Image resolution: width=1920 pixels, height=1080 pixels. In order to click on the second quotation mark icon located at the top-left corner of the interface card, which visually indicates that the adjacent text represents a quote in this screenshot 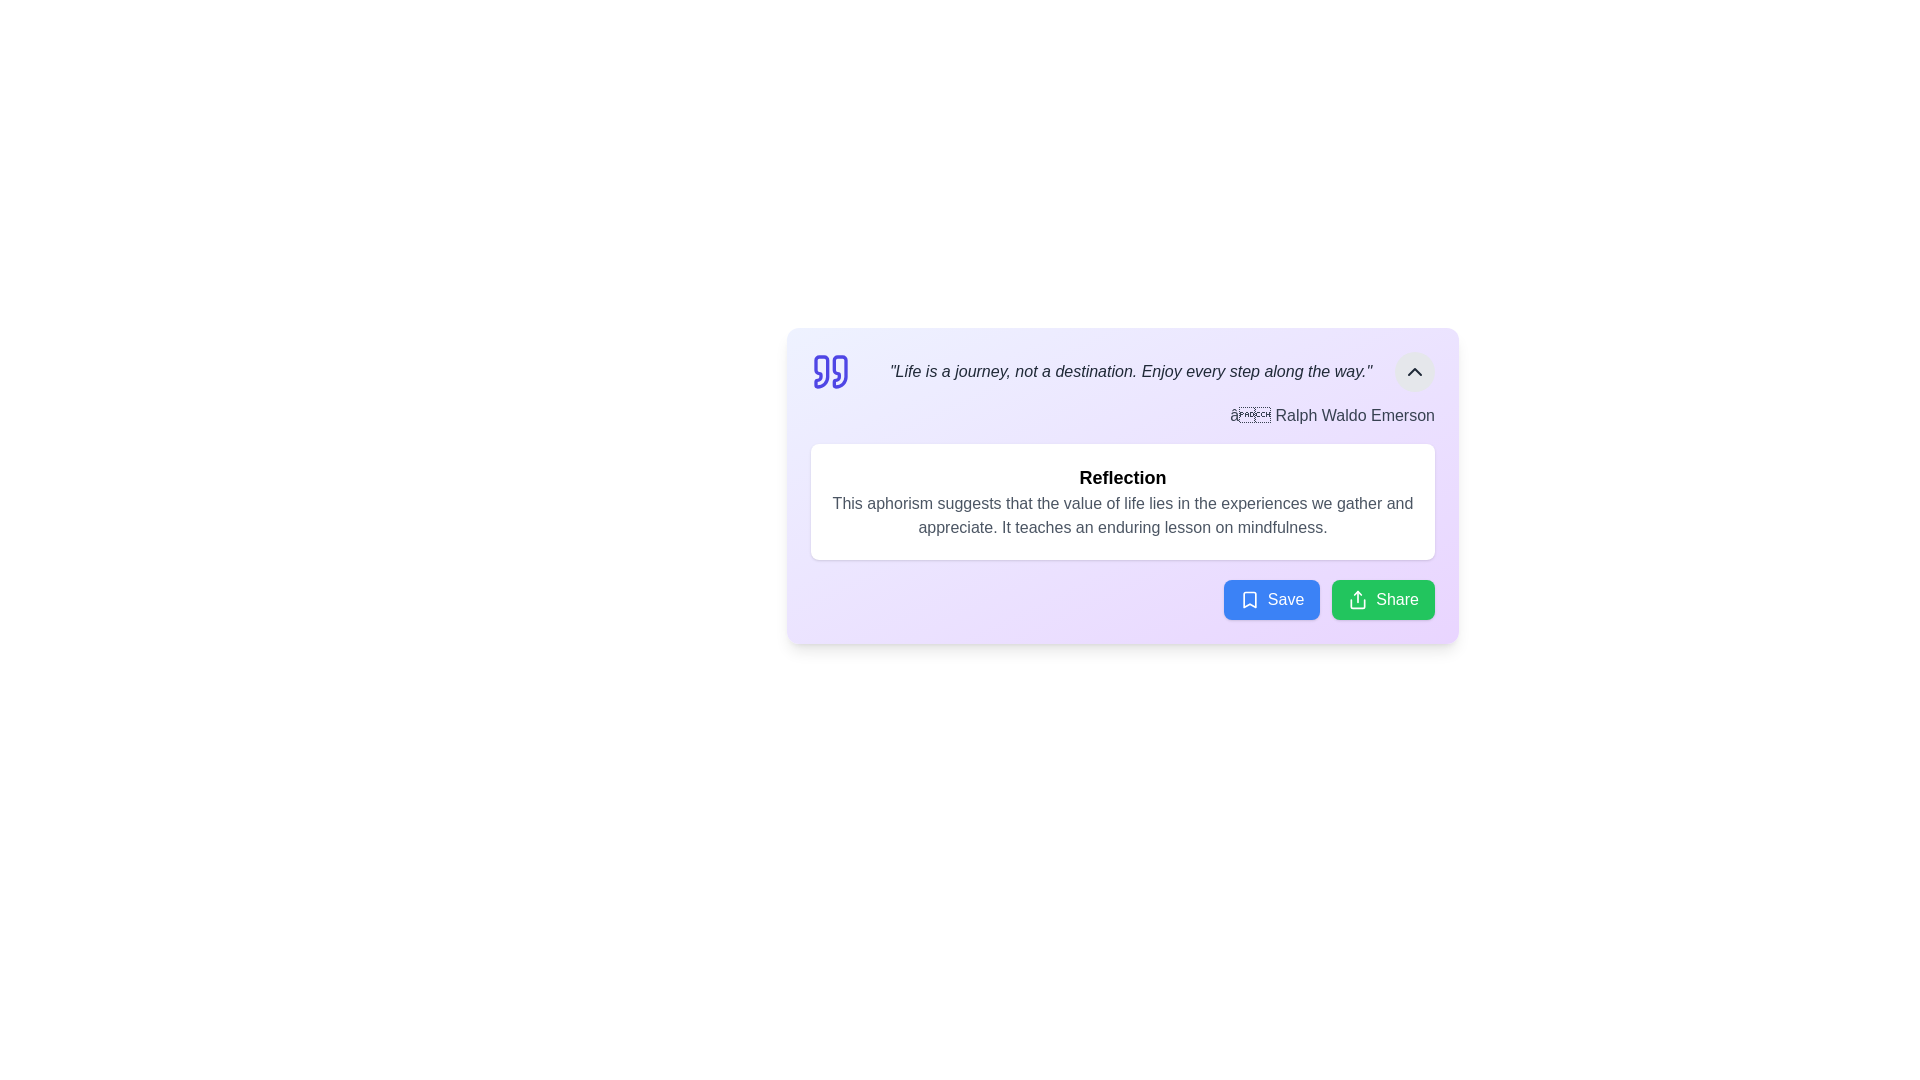, I will do `click(840, 371)`.